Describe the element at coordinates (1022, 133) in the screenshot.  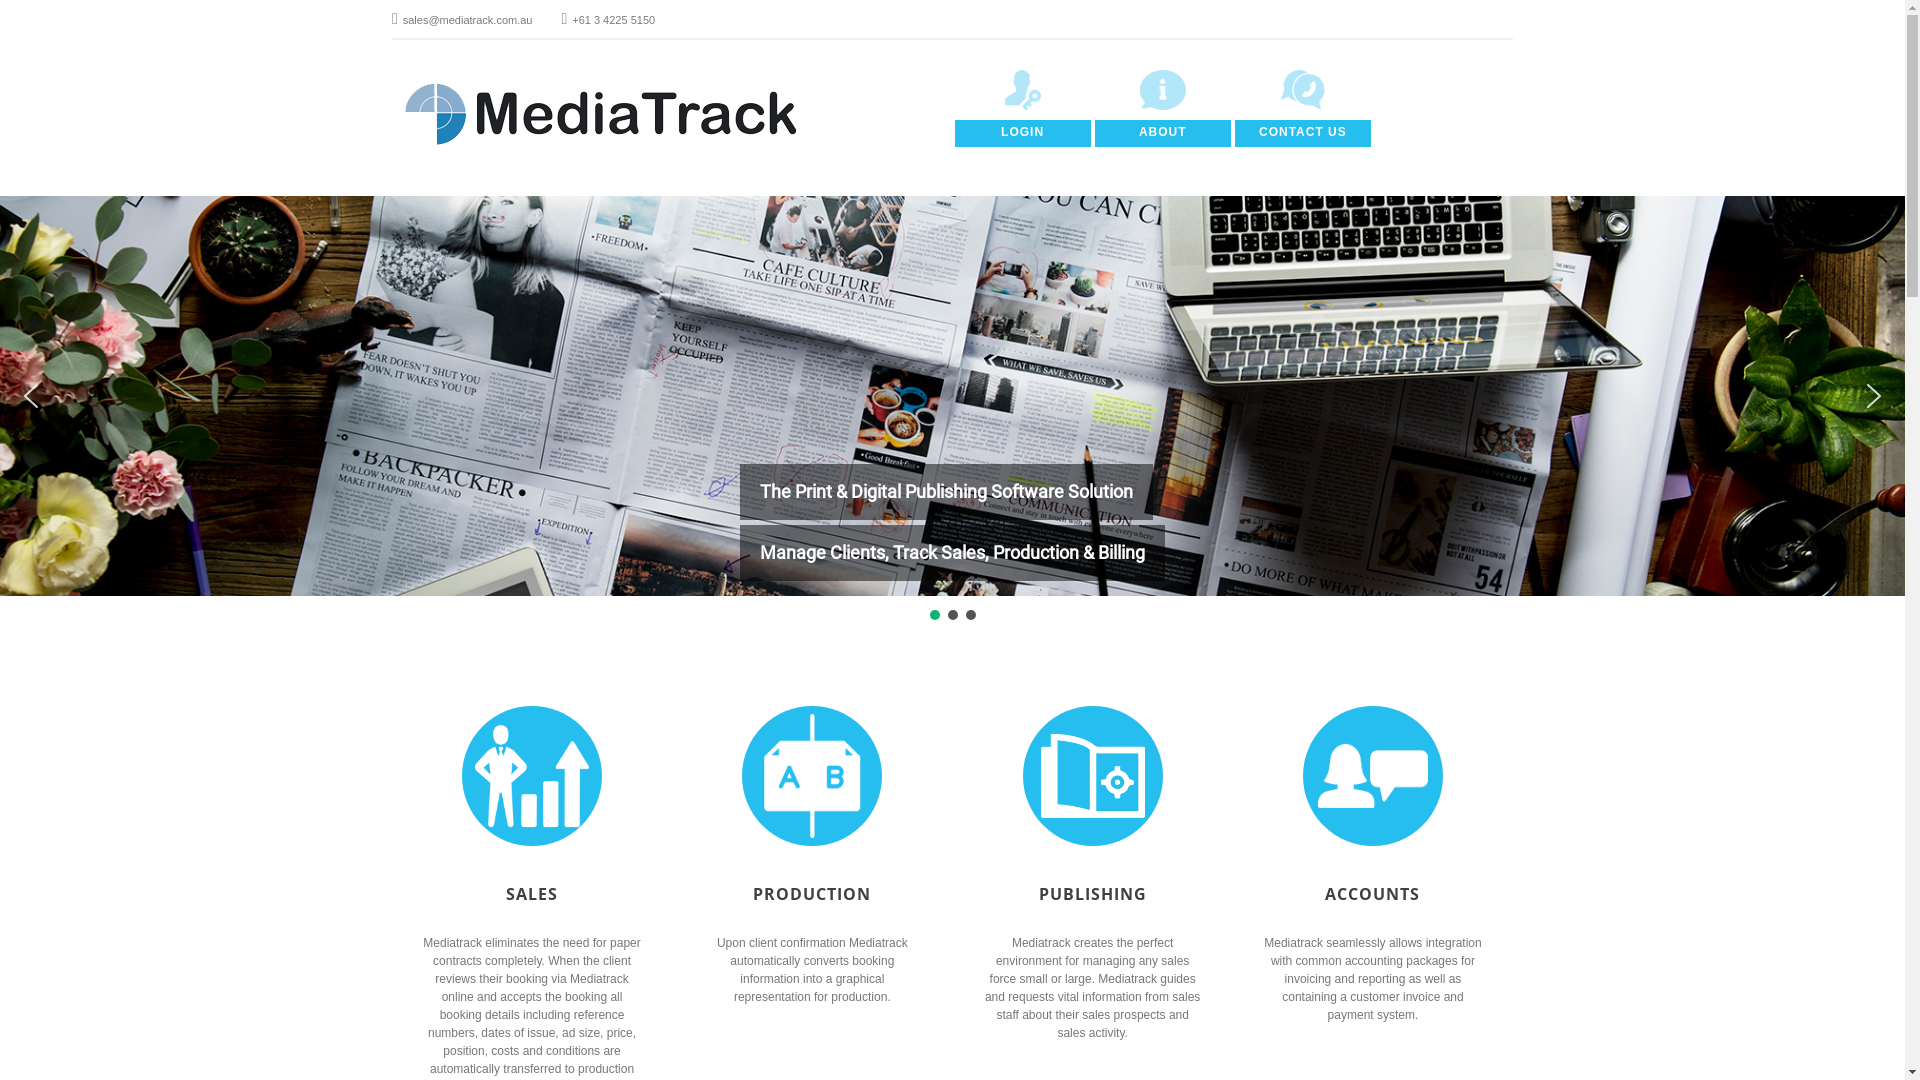
I see `'LOGIN'` at that location.